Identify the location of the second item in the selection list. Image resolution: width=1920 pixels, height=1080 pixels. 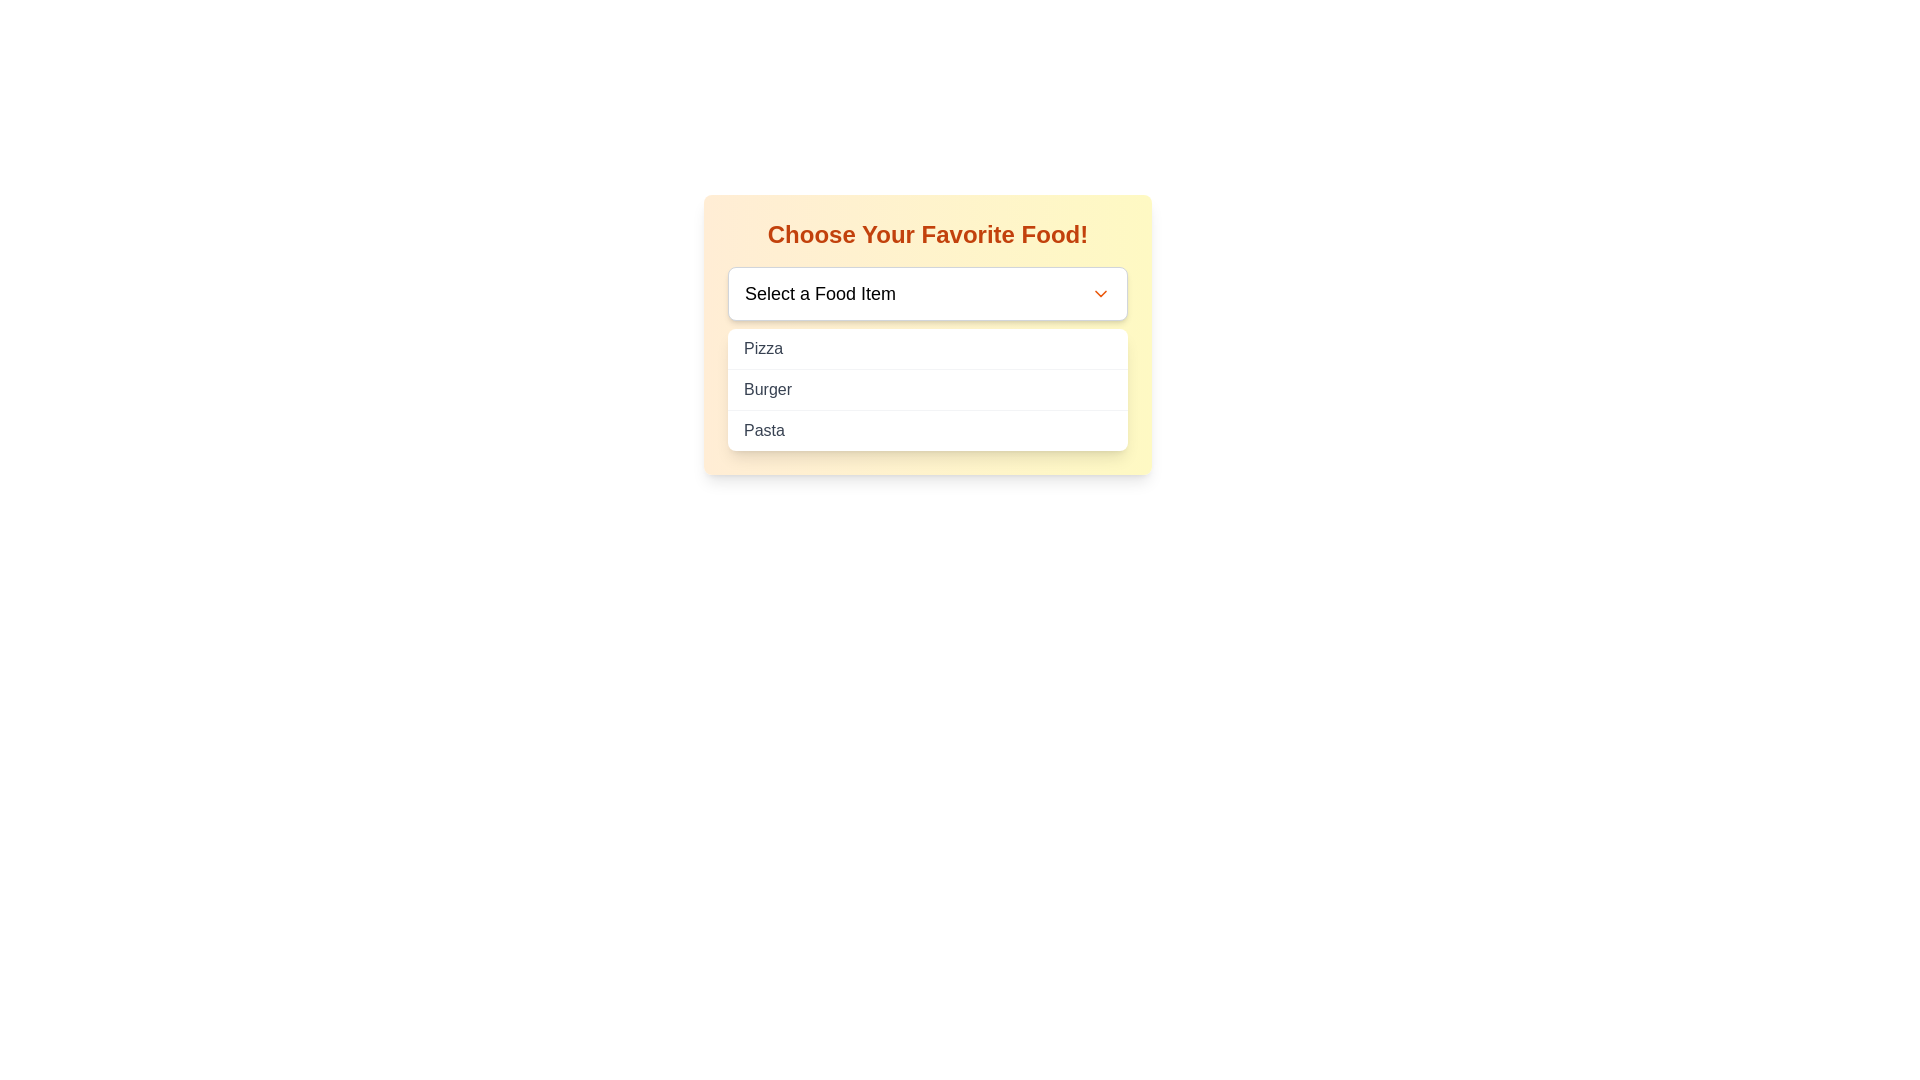
(926, 389).